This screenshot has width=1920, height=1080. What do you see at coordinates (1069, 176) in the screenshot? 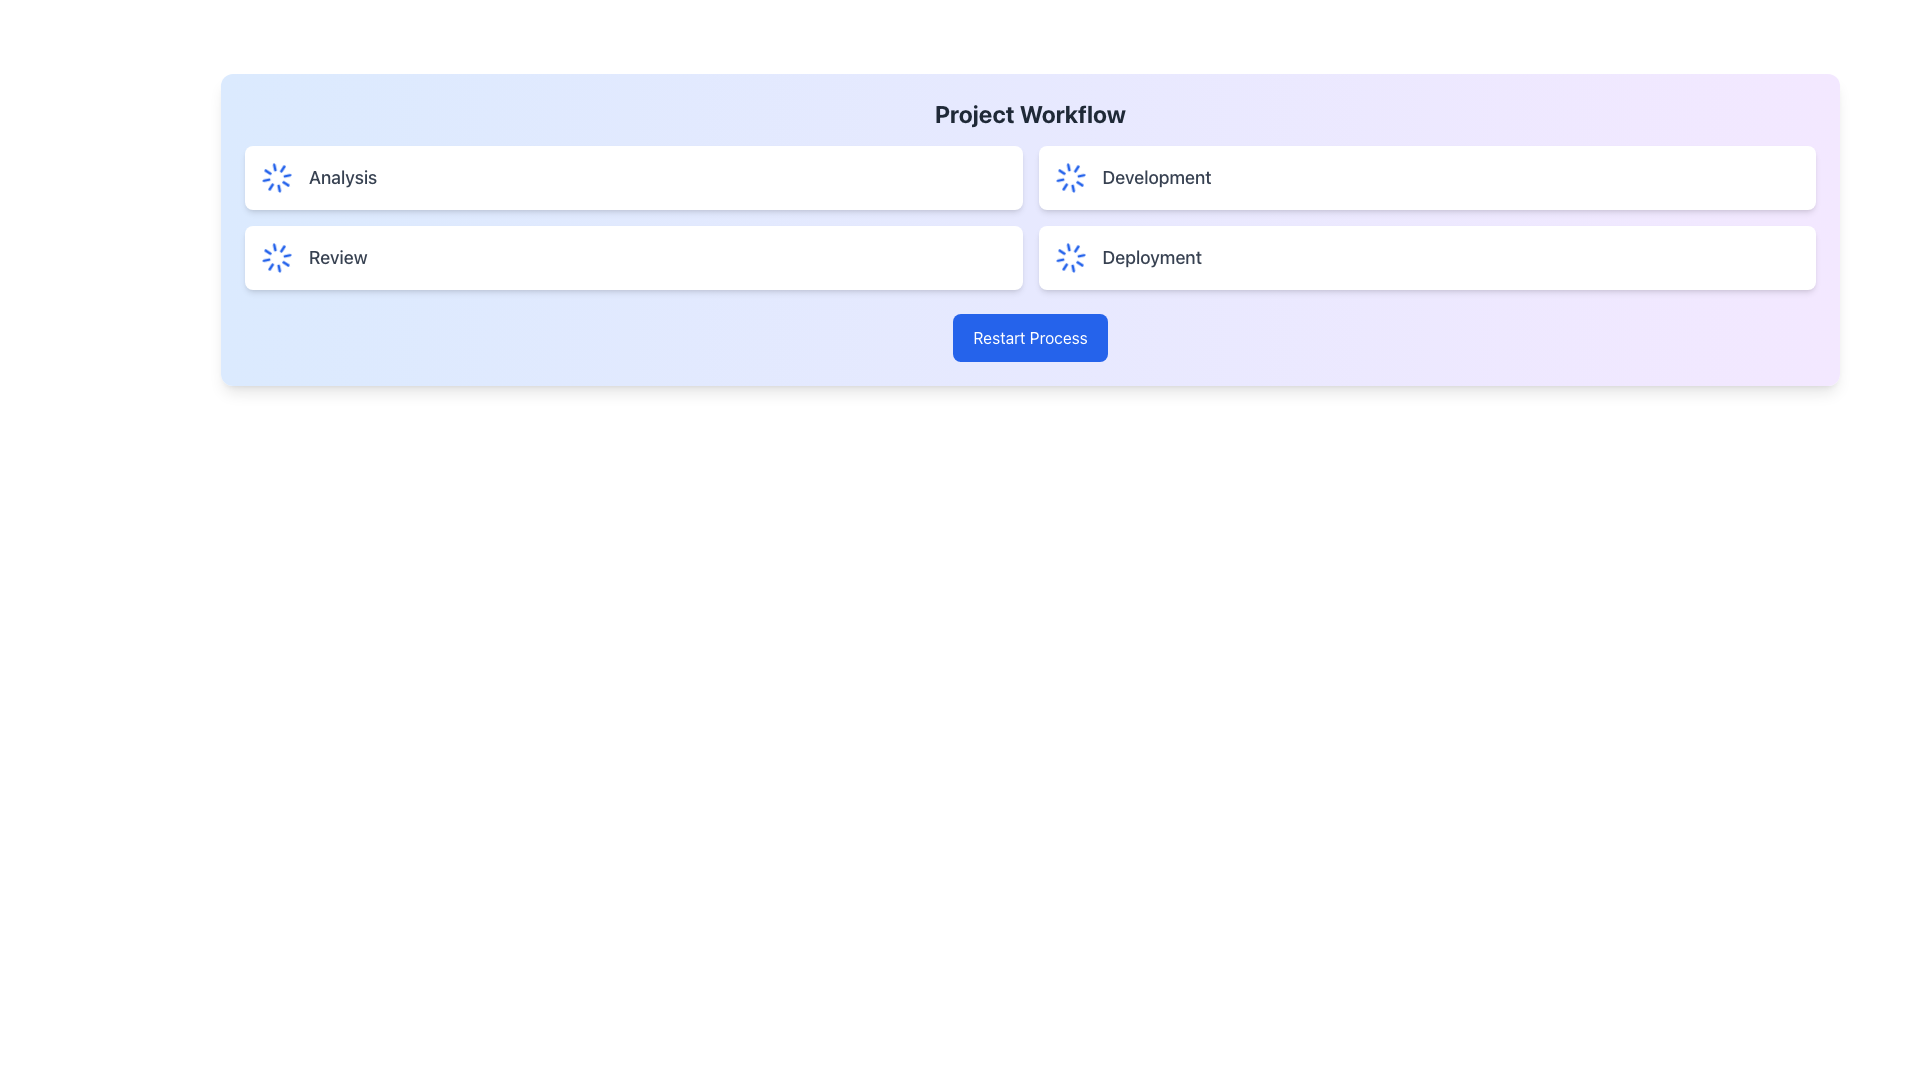
I see `the circular blue animated spinning icon resembling a loading indicator located to the left of the text 'Development' in the 'Project Workflow' section` at bounding box center [1069, 176].